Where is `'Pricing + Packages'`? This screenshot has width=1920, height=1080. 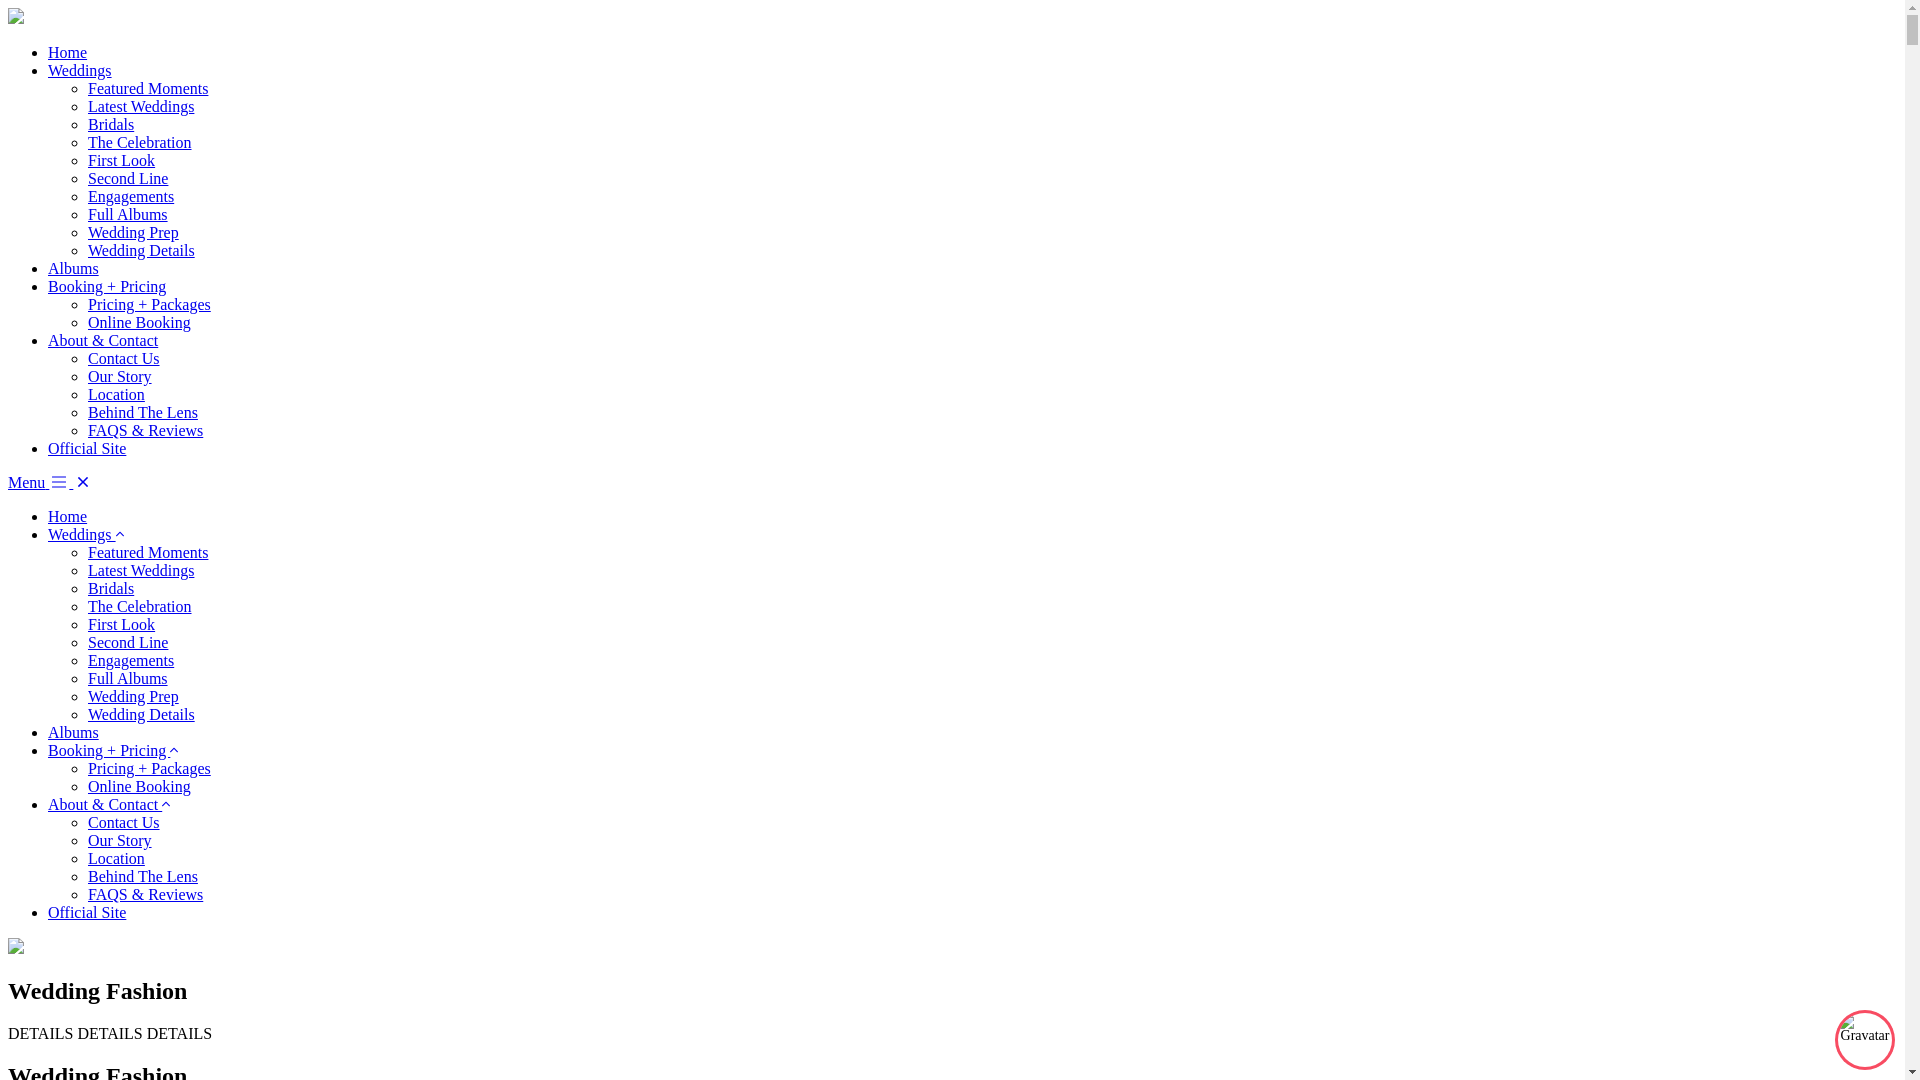
'Pricing + Packages' is located at coordinates (148, 304).